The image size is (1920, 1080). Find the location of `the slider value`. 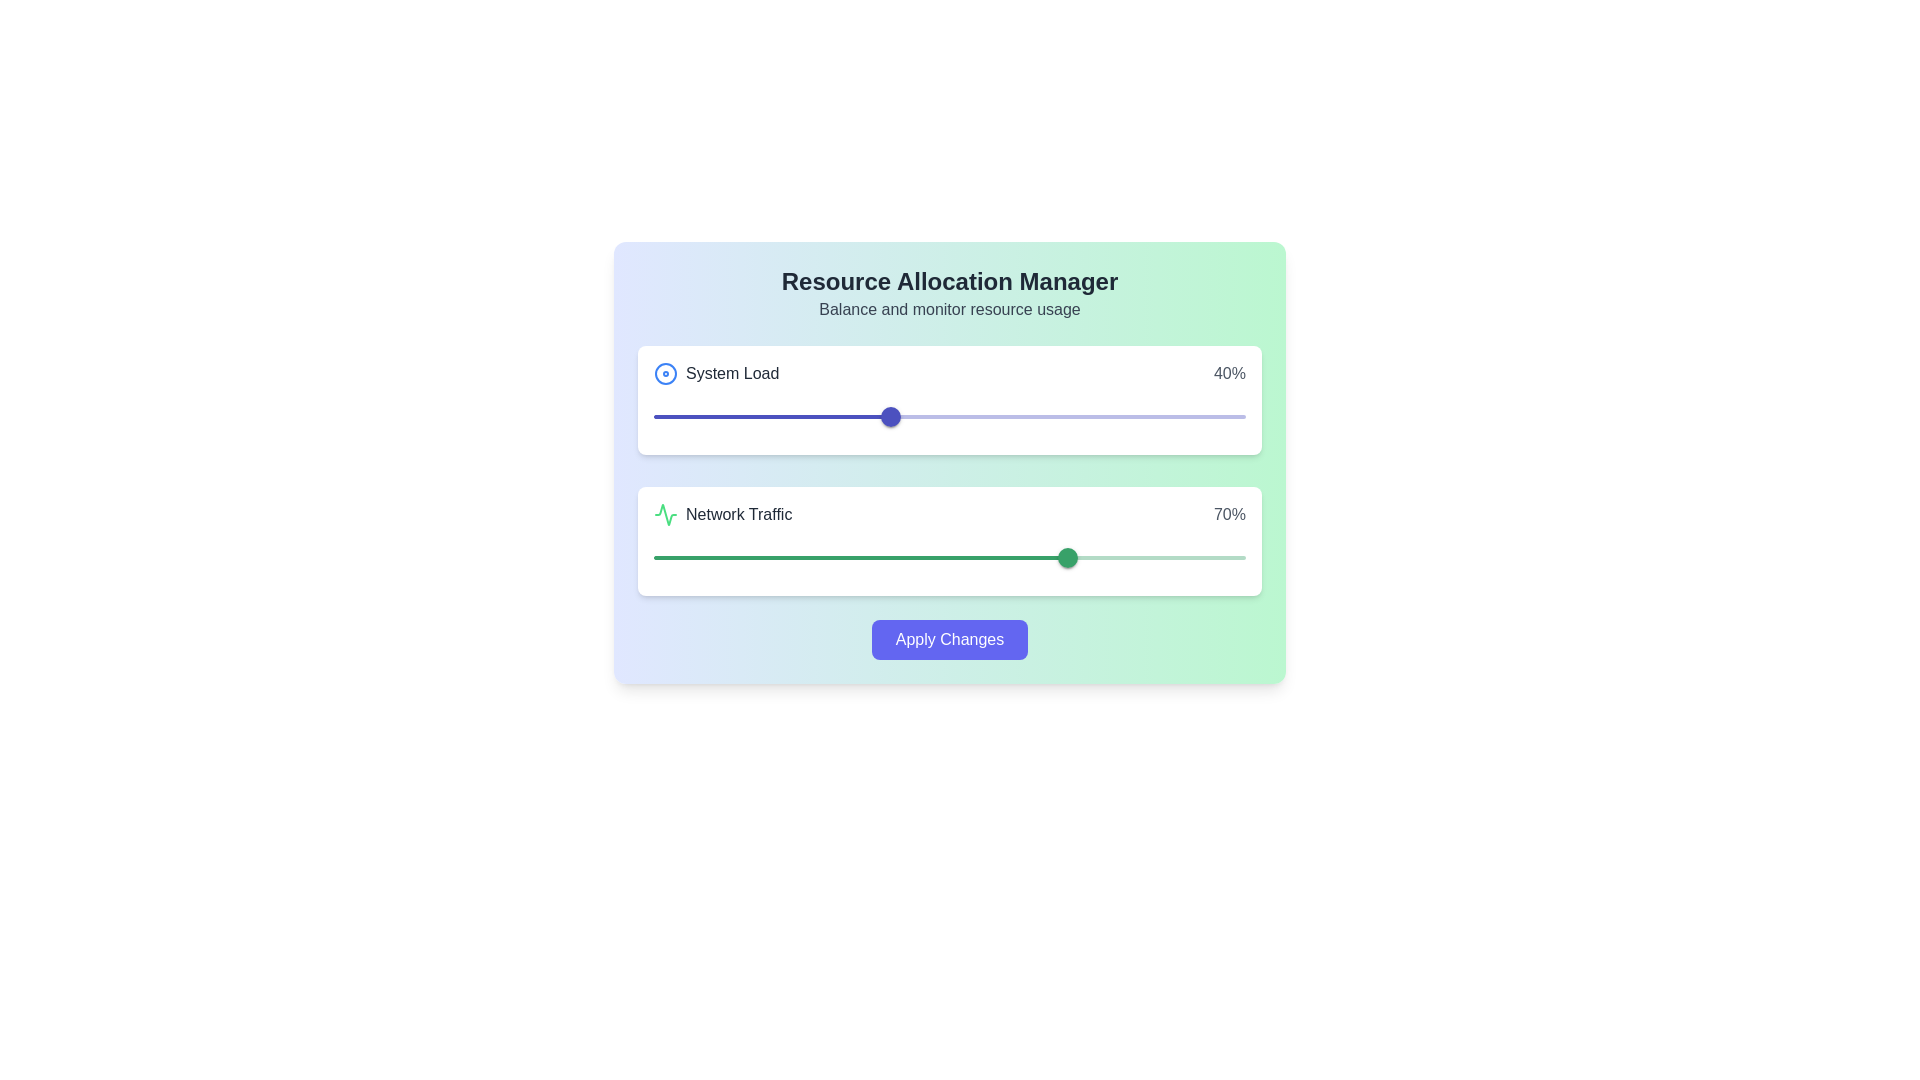

the slider value is located at coordinates (707, 558).